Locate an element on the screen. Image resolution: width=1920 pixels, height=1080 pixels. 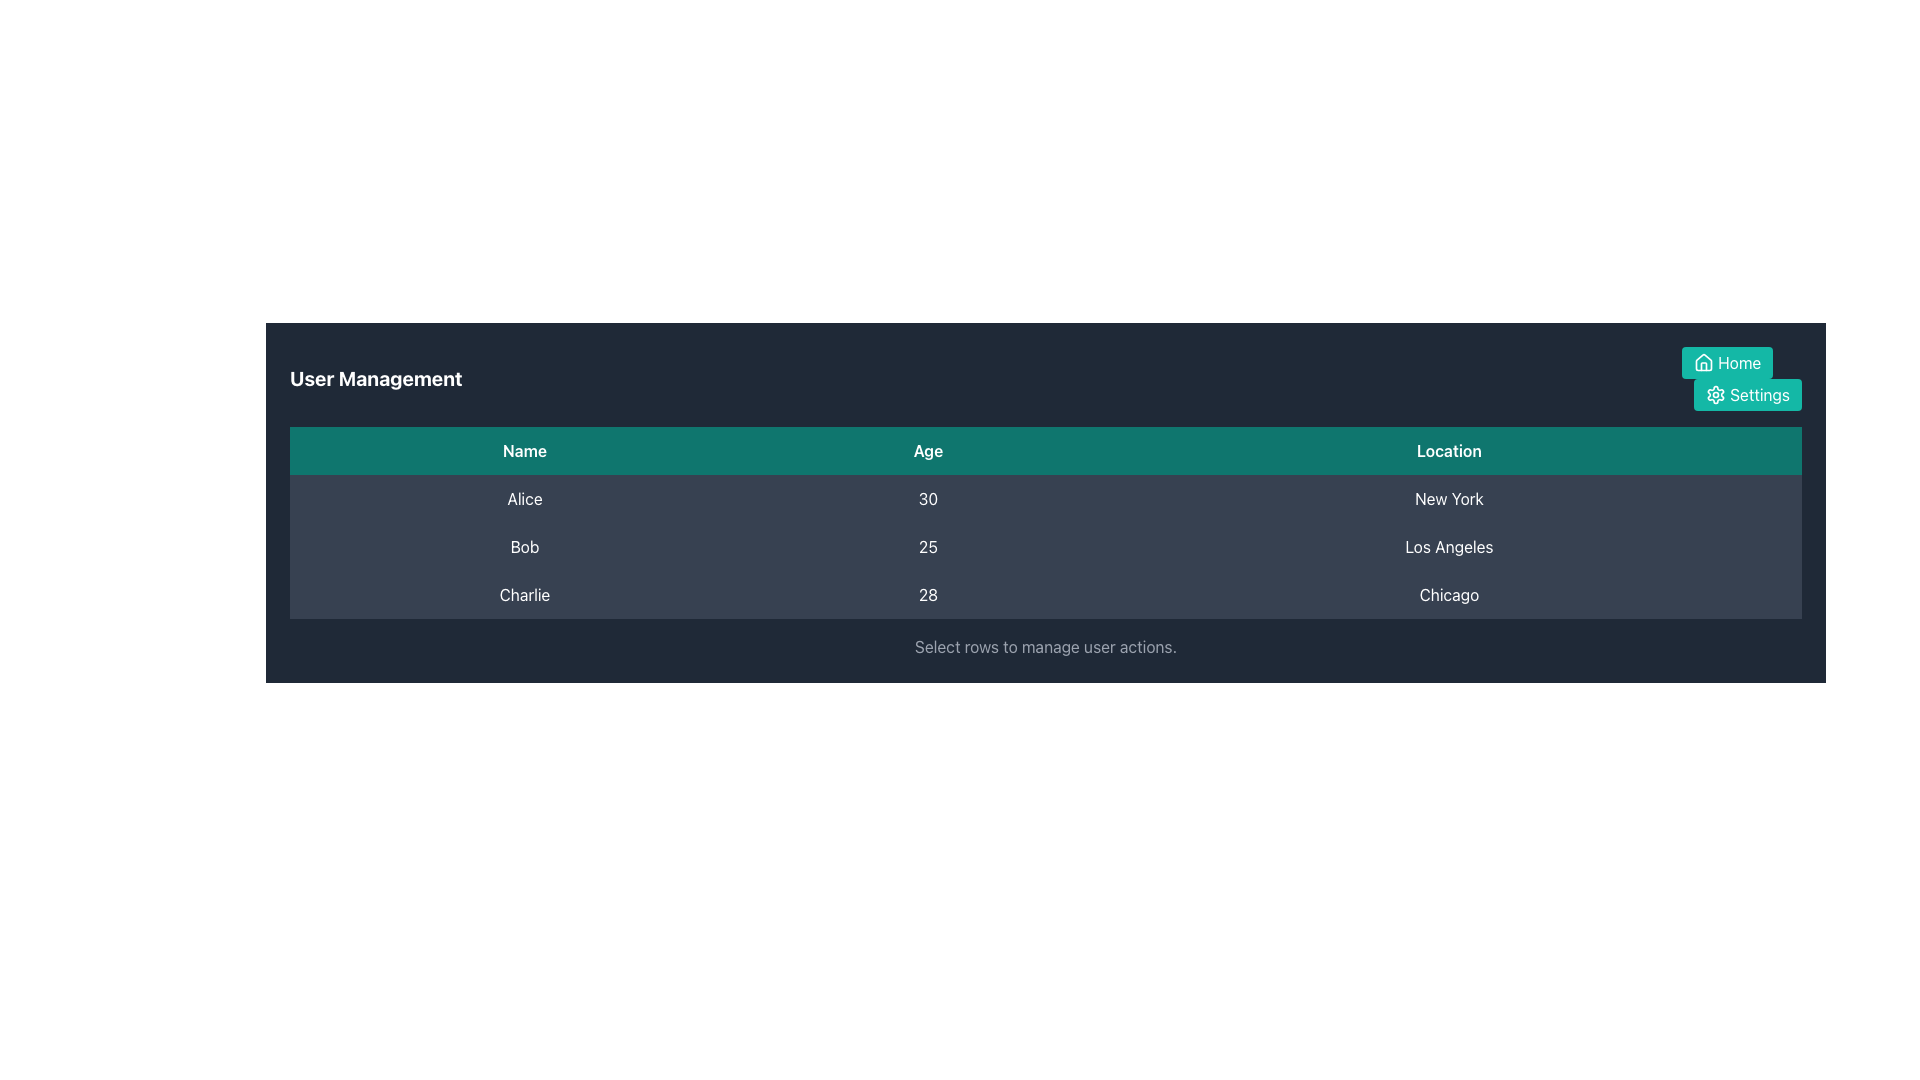
the first row of the table displaying details such as a name, age, and location is located at coordinates (1045, 497).